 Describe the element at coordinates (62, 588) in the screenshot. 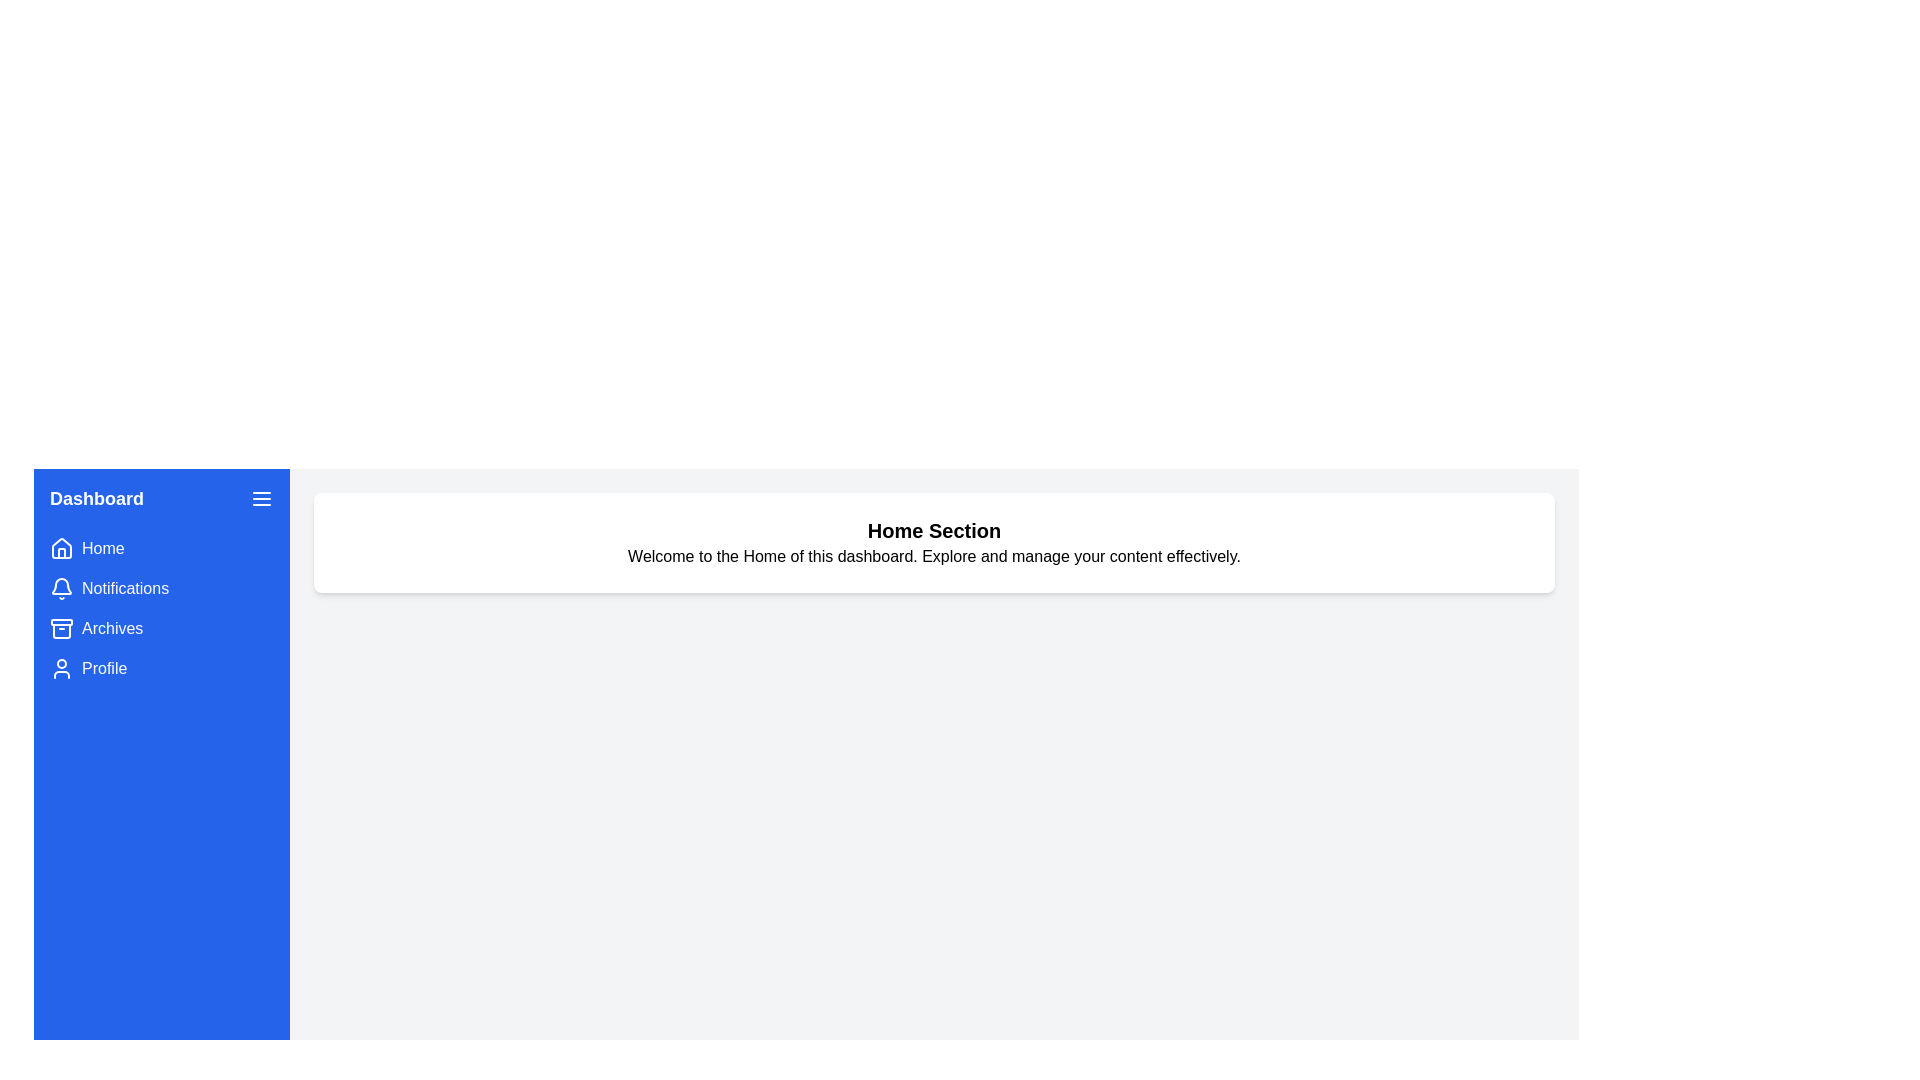

I see `the bell-shaped notifications icon located in the vertical navigation bar on the left side of the interface` at that location.